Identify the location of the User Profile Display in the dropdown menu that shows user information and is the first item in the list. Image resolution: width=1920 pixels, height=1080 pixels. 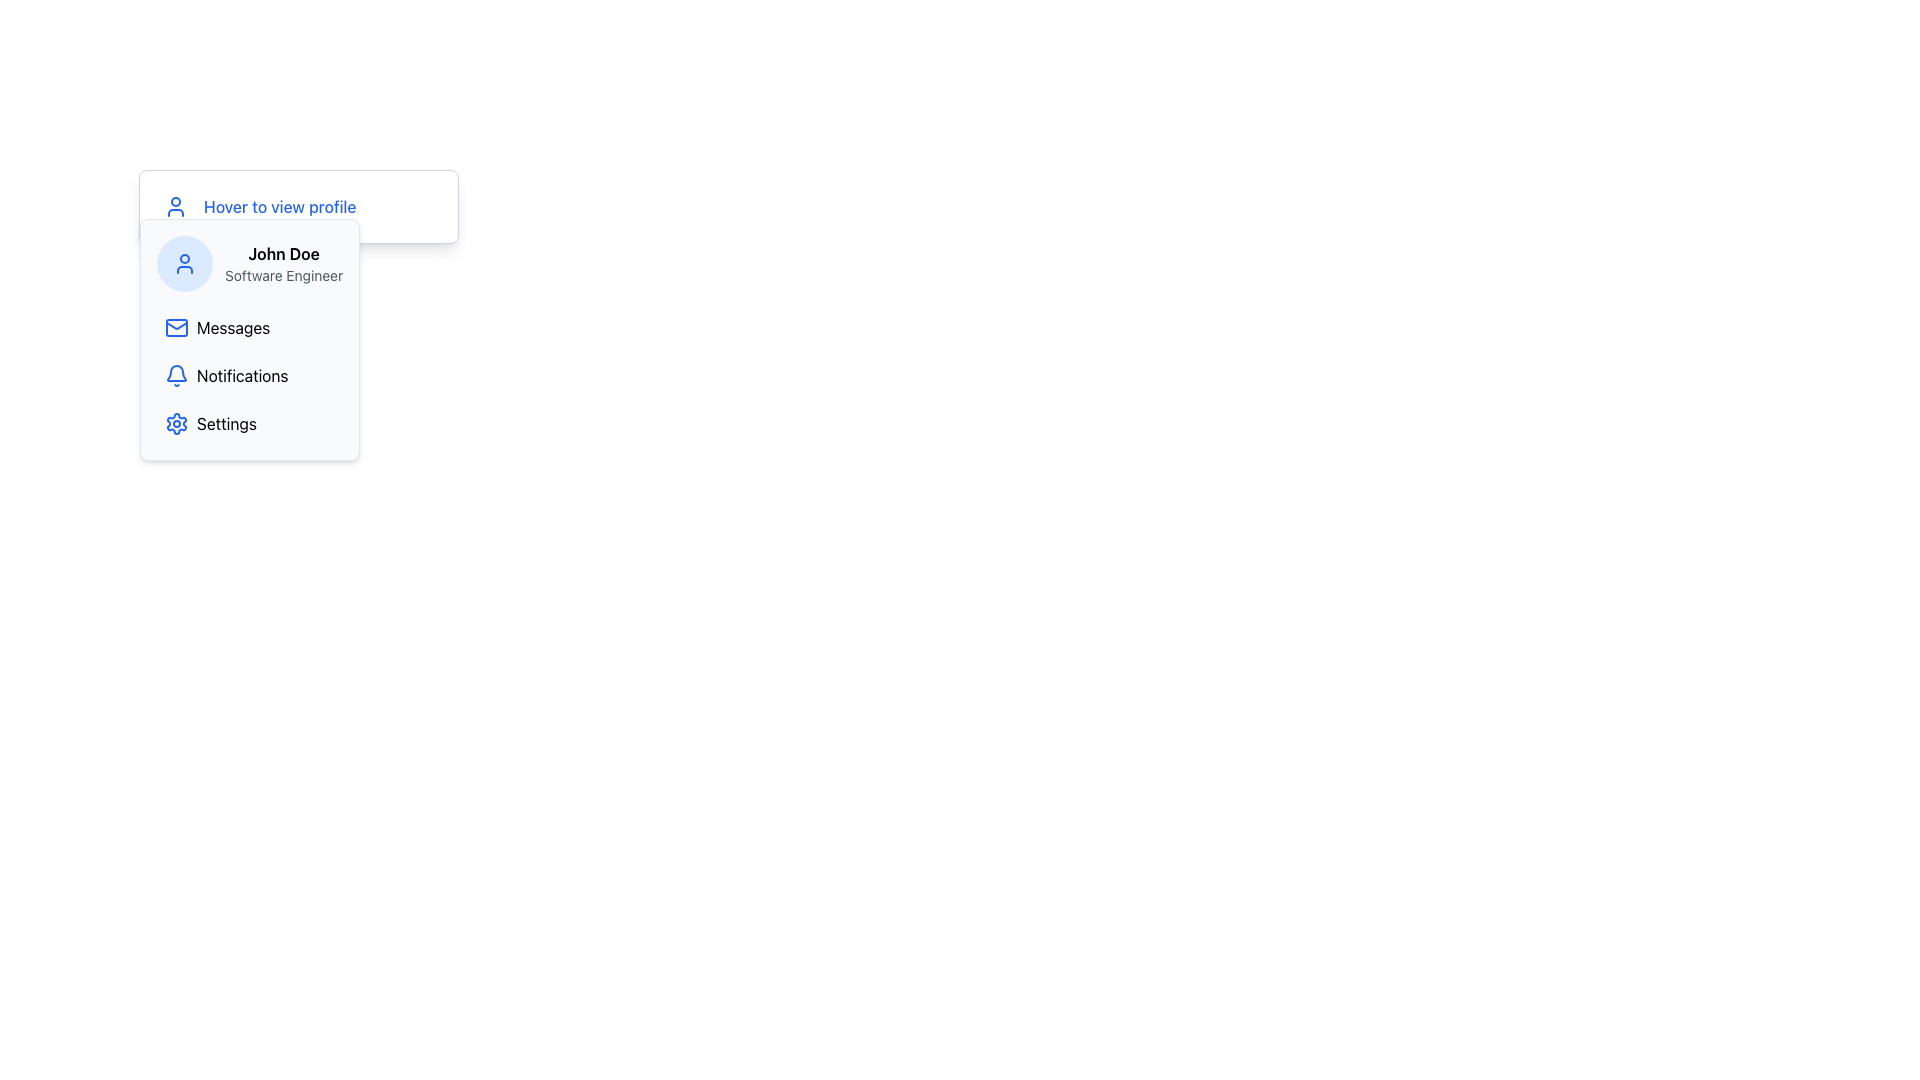
(249, 262).